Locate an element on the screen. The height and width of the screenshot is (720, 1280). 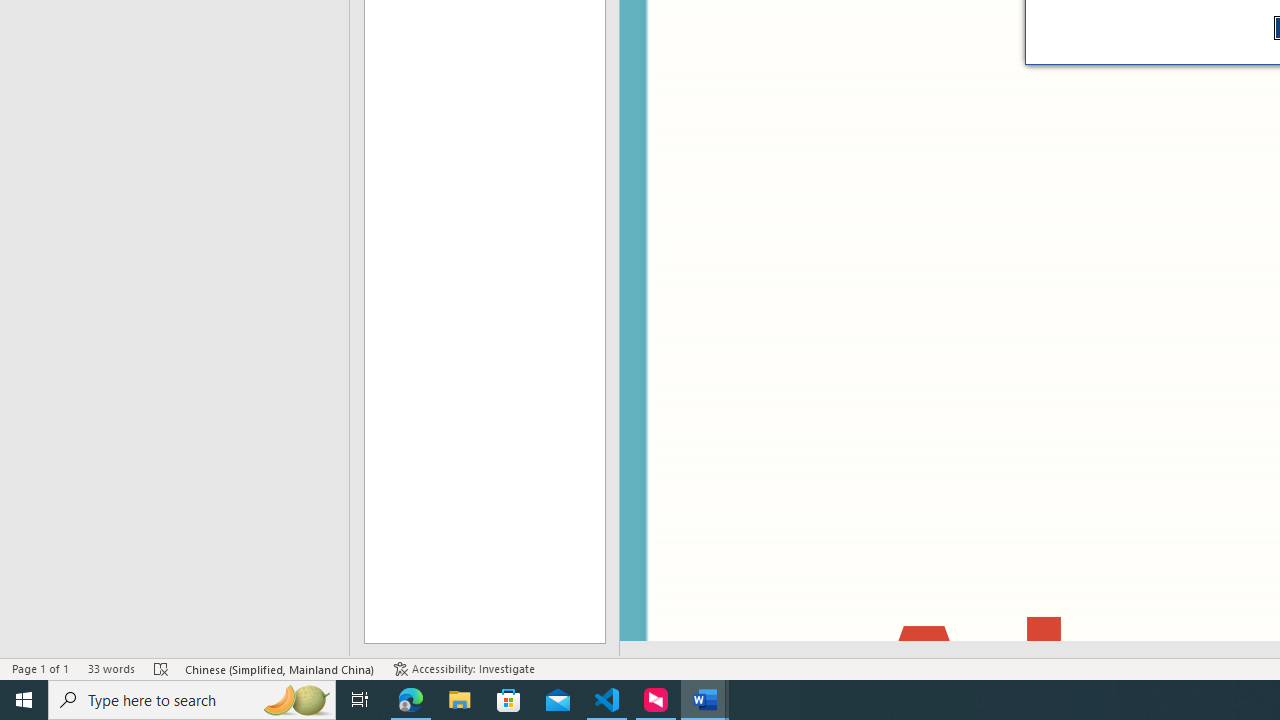
'File Explorer' is located at coordinates (459, 698).